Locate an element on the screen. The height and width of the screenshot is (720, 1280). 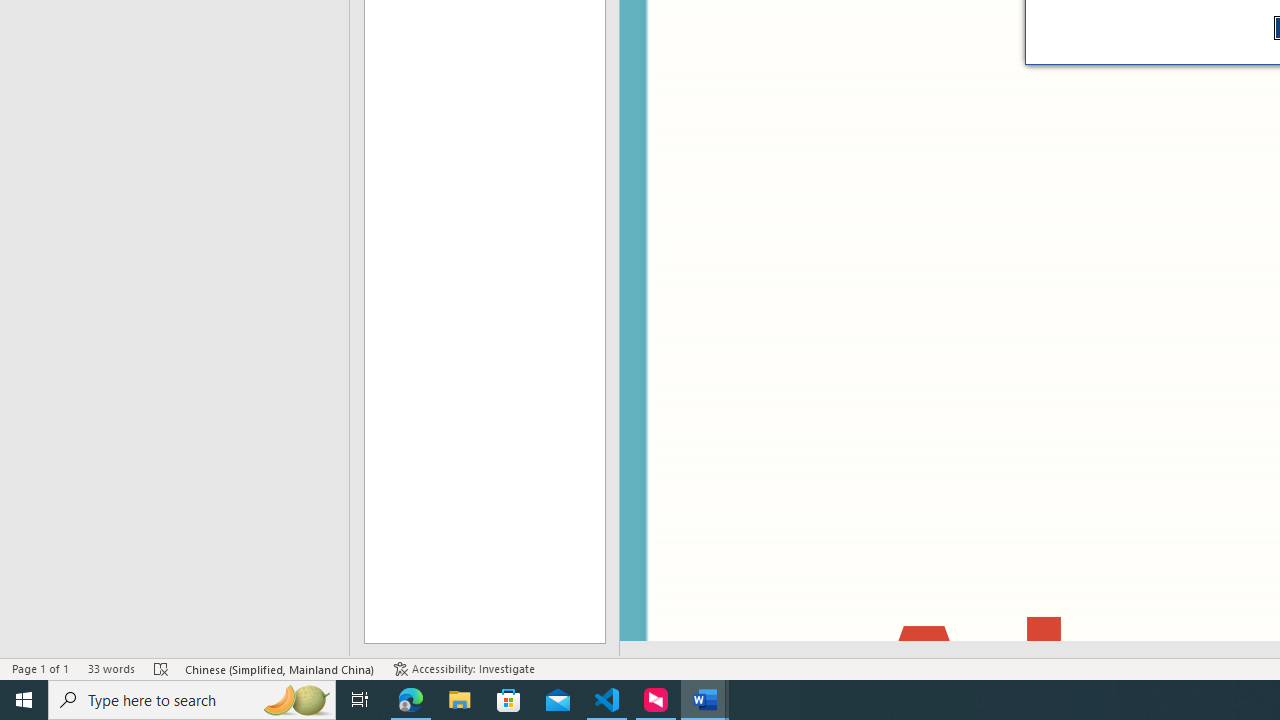
'File Explorer' is located at coordinates (459, 698).